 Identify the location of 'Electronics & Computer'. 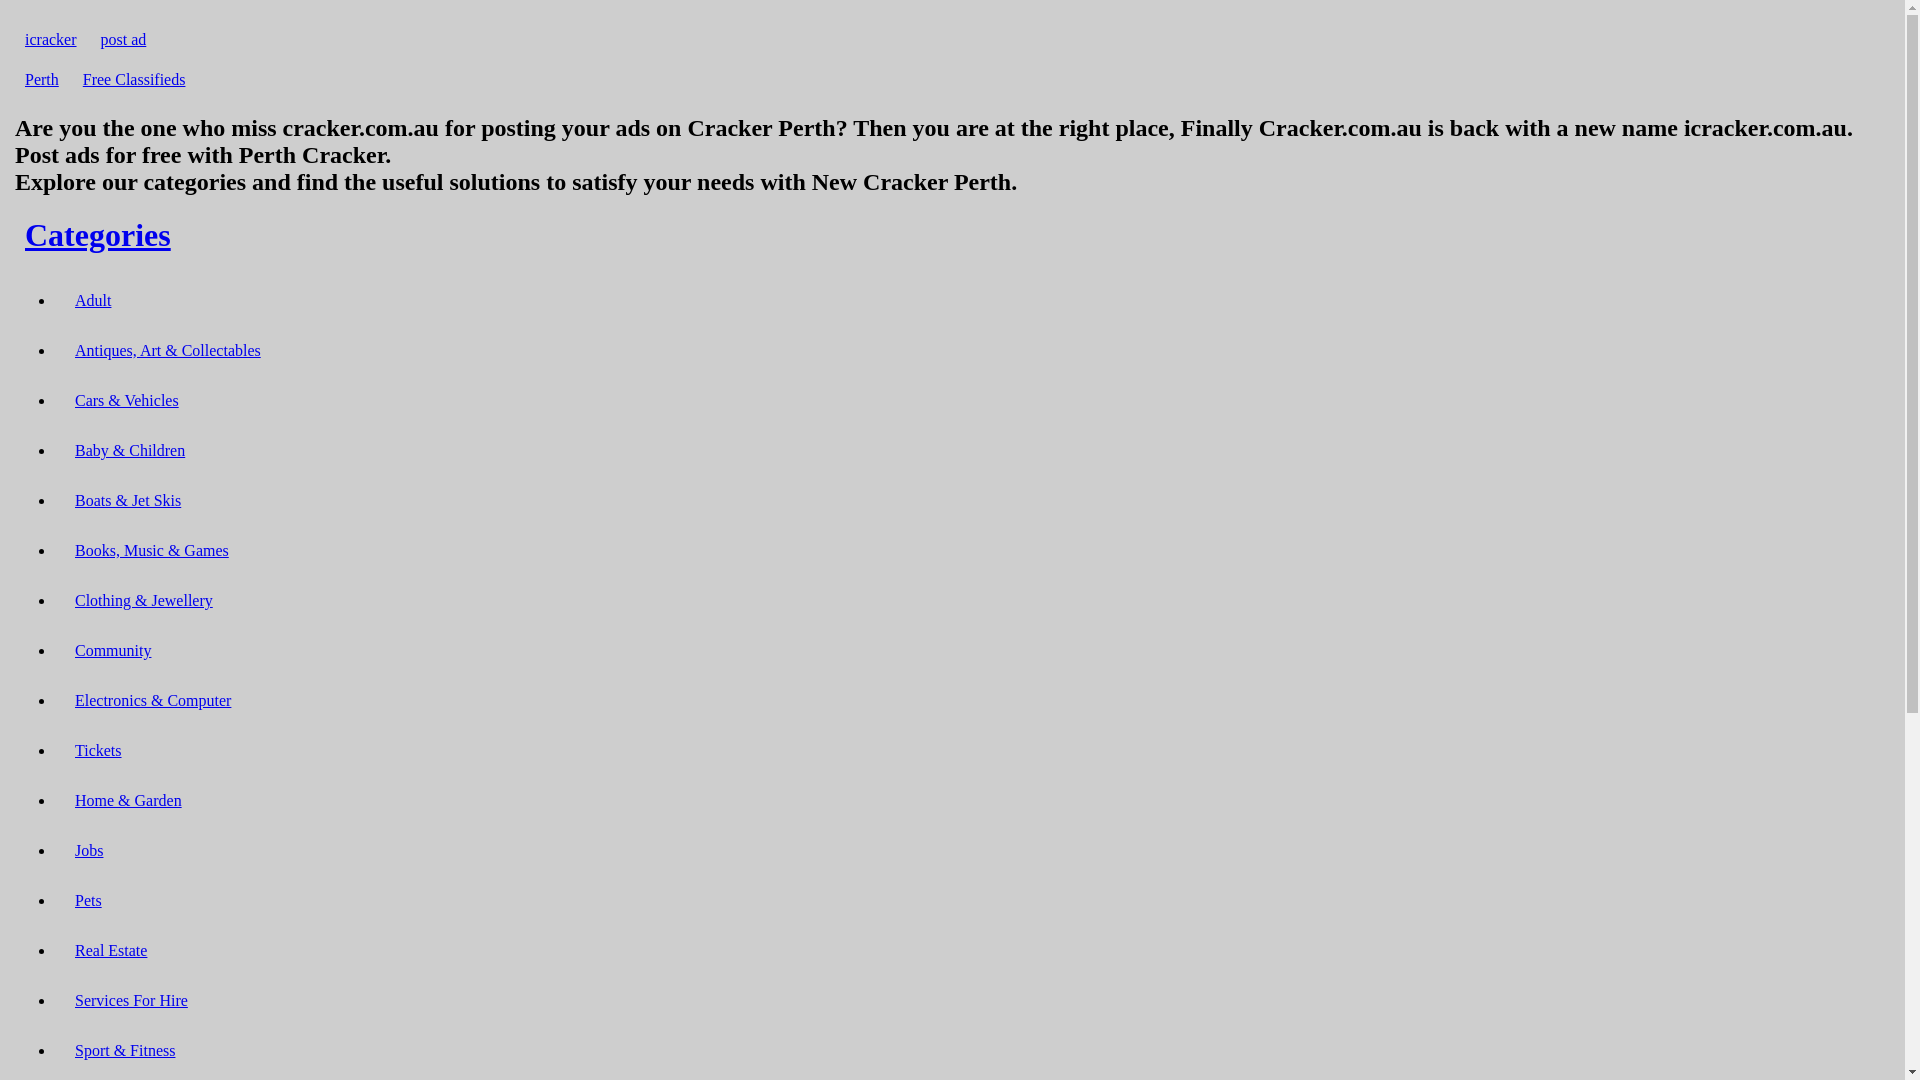
(65, 699).